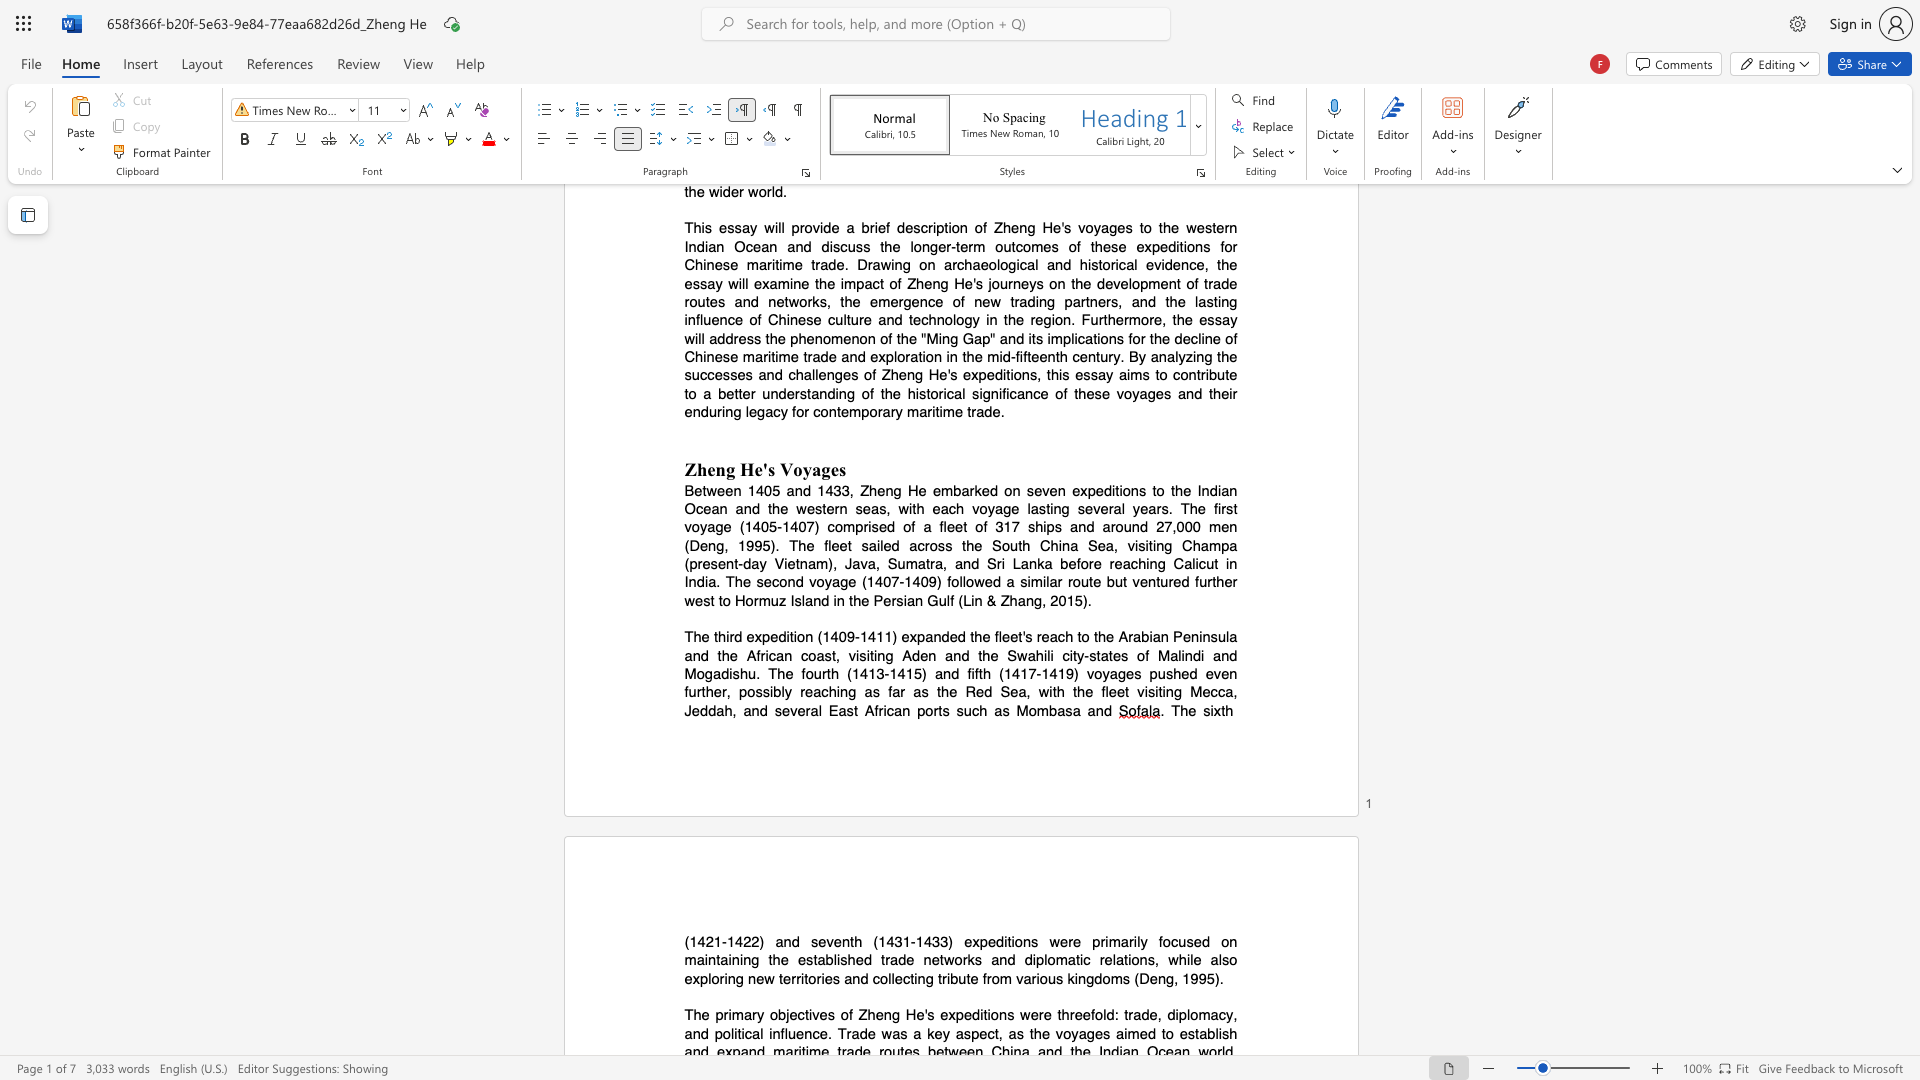 The image size is (1920, 1080). I want to click on the space between the continuous character "t" and "i" in the text, so click(808, 1015).